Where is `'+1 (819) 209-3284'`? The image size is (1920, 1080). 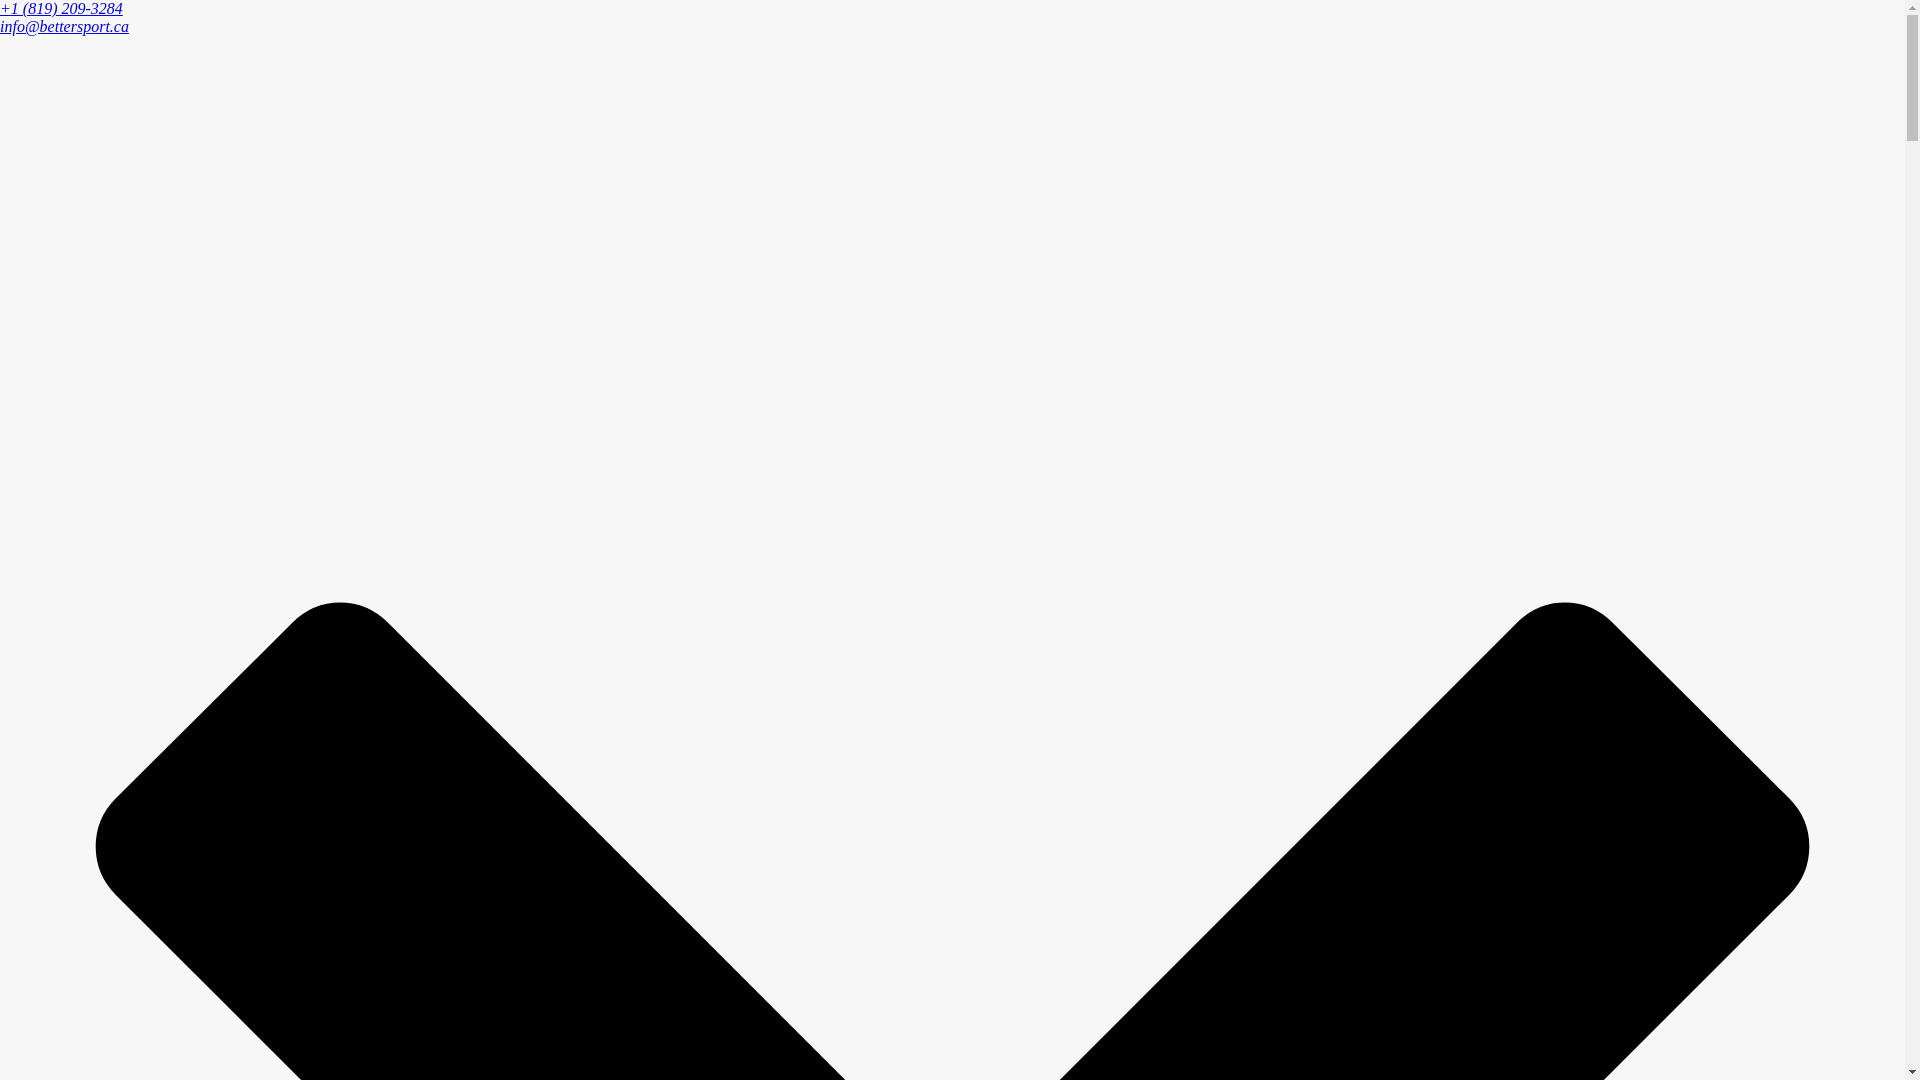
'+1 (819) 209-3284' is located at coordinates (61, 8).